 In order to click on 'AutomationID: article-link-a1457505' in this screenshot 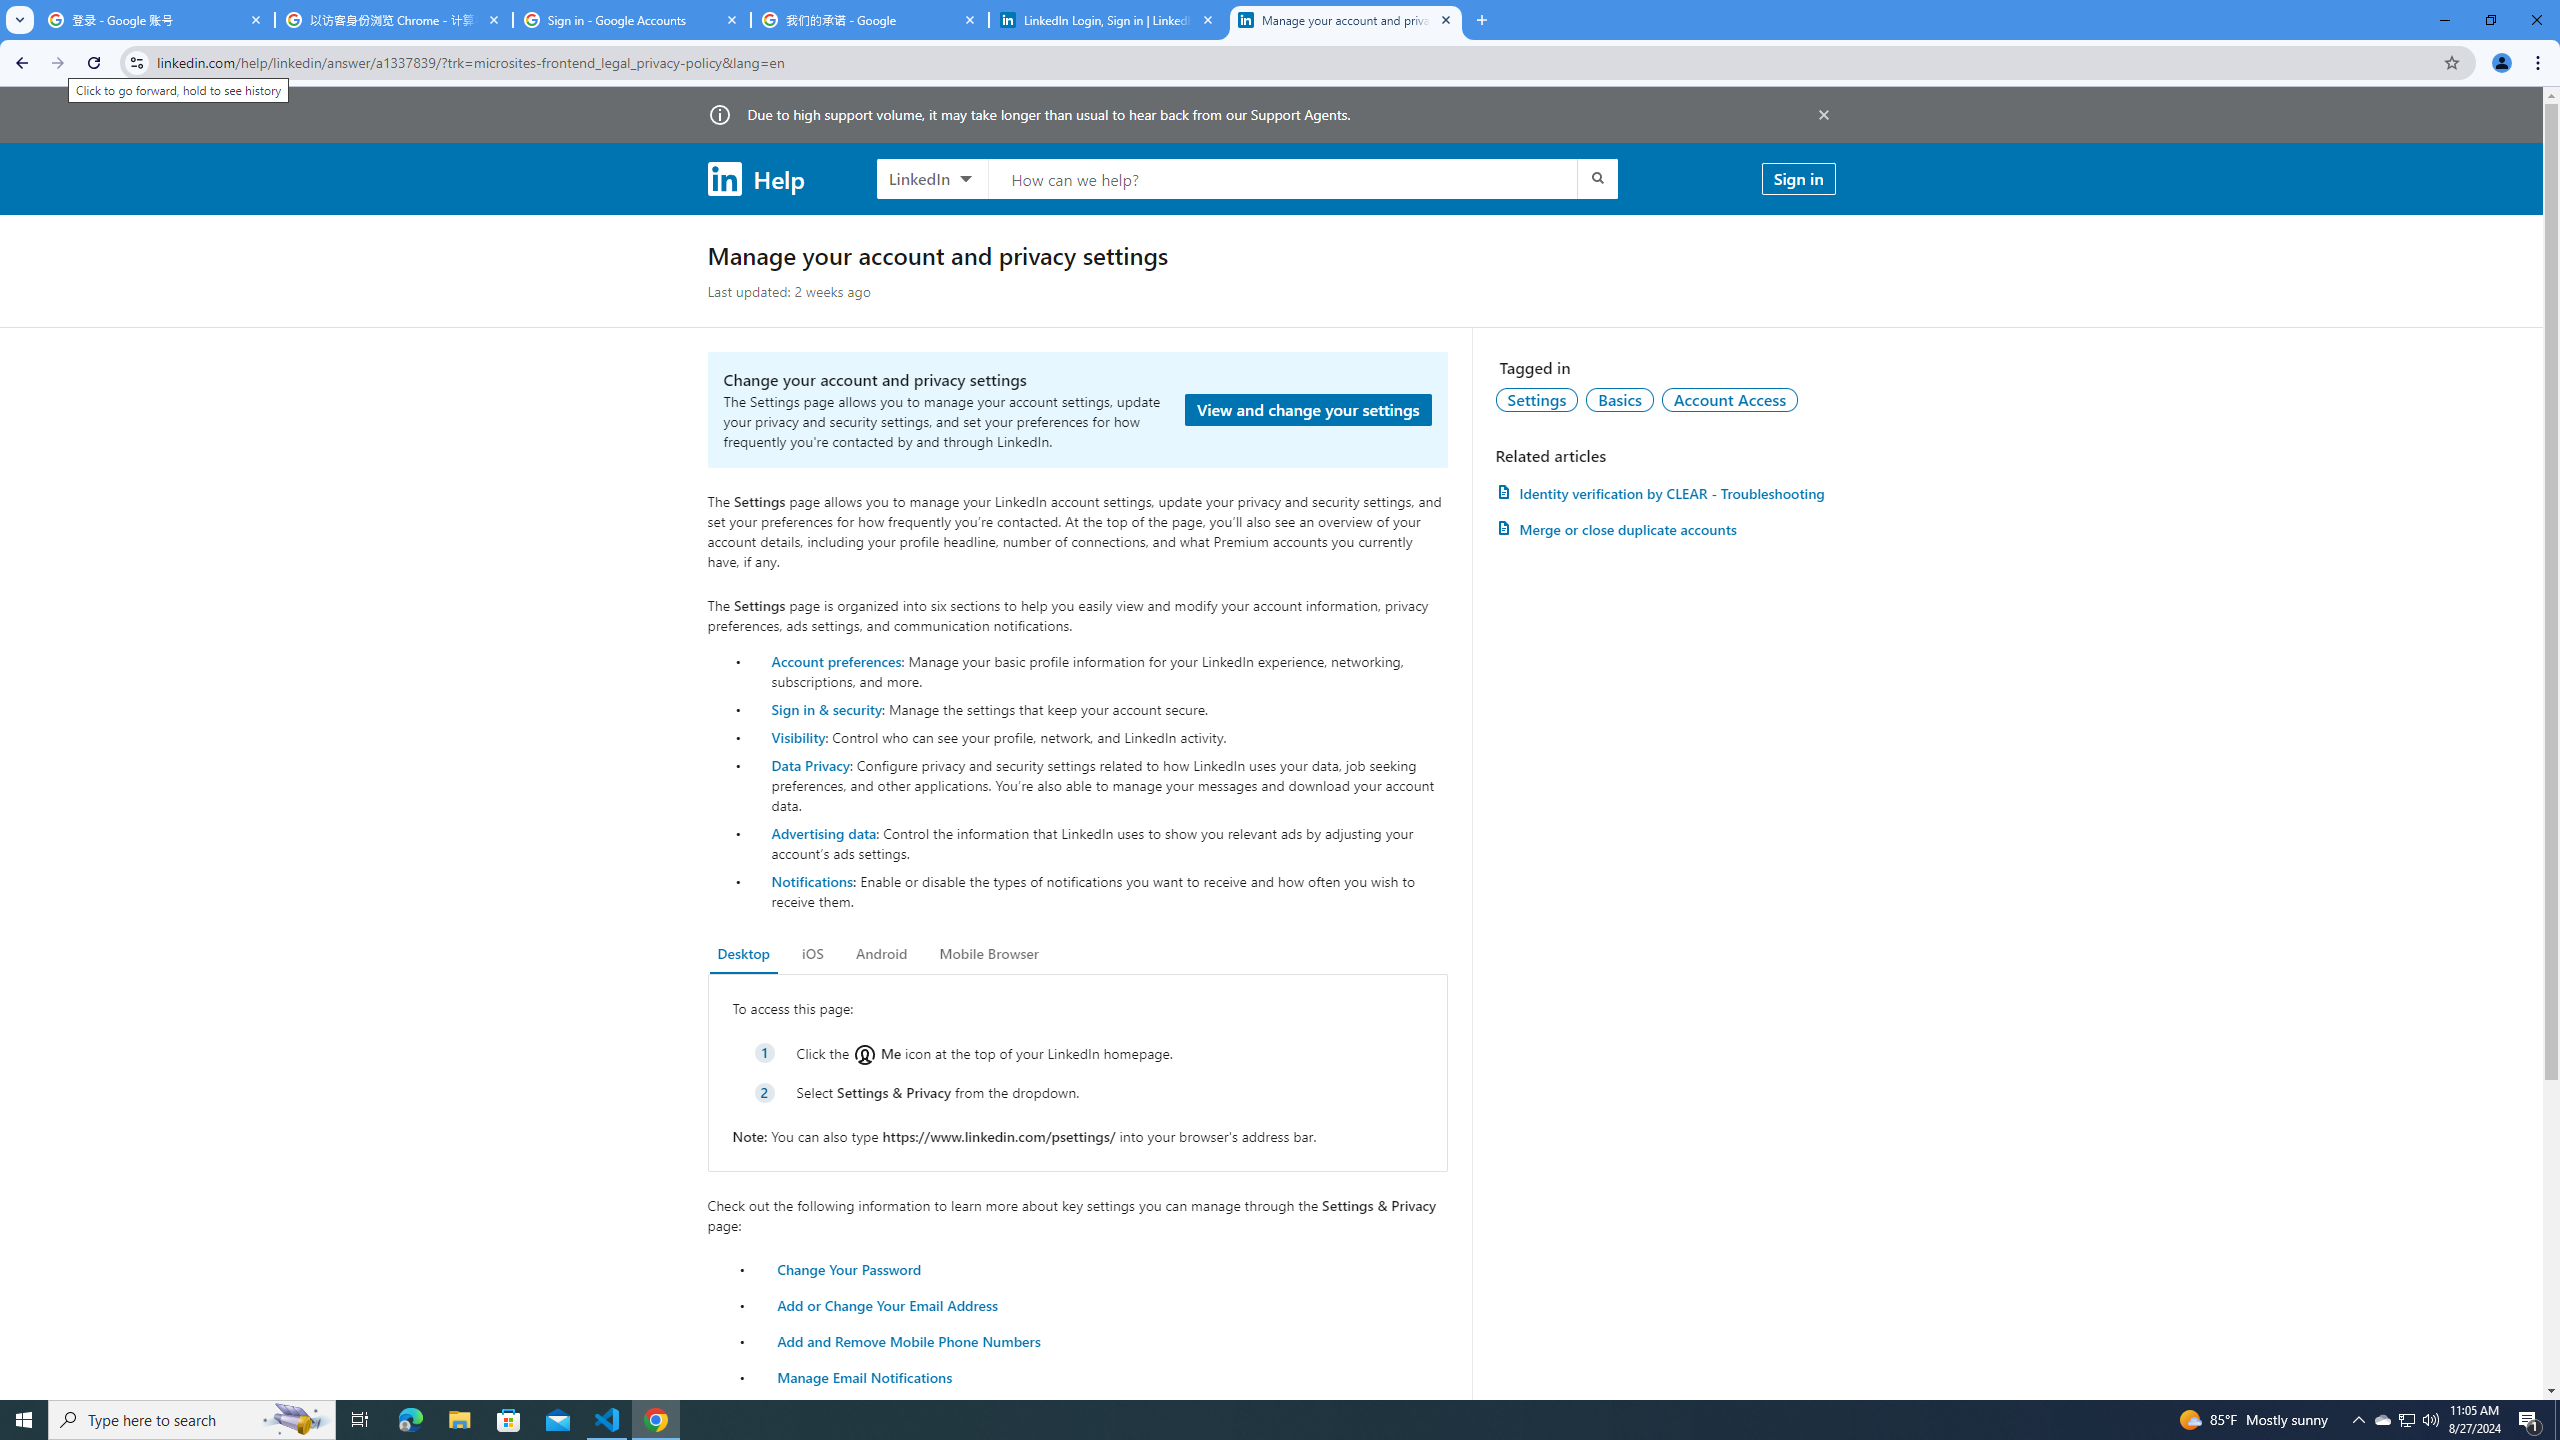, I will do `click(1664, 493)`.